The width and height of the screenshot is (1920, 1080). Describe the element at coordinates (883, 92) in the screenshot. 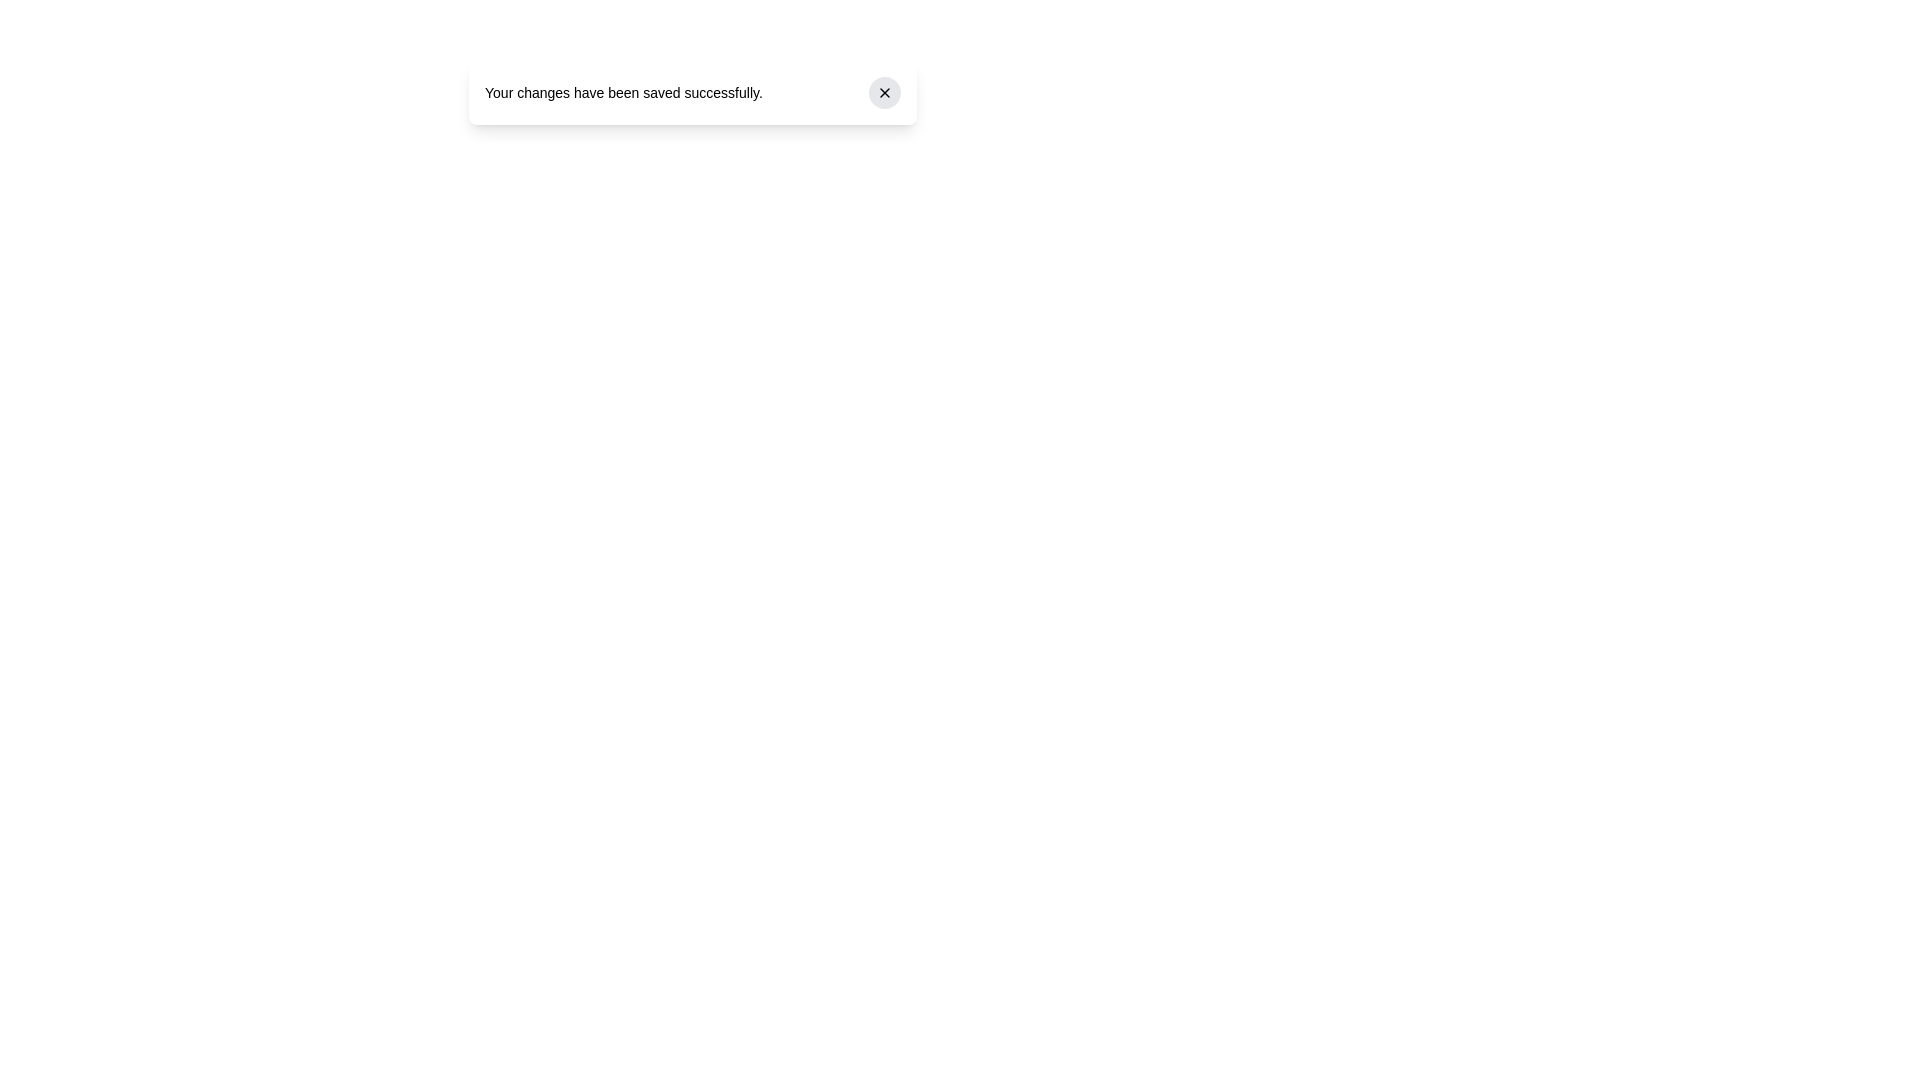

I see `the close icon button, which is a small 'X' mark inside a circular button with a gray background, located at the top-right area of the notification card` at that location.